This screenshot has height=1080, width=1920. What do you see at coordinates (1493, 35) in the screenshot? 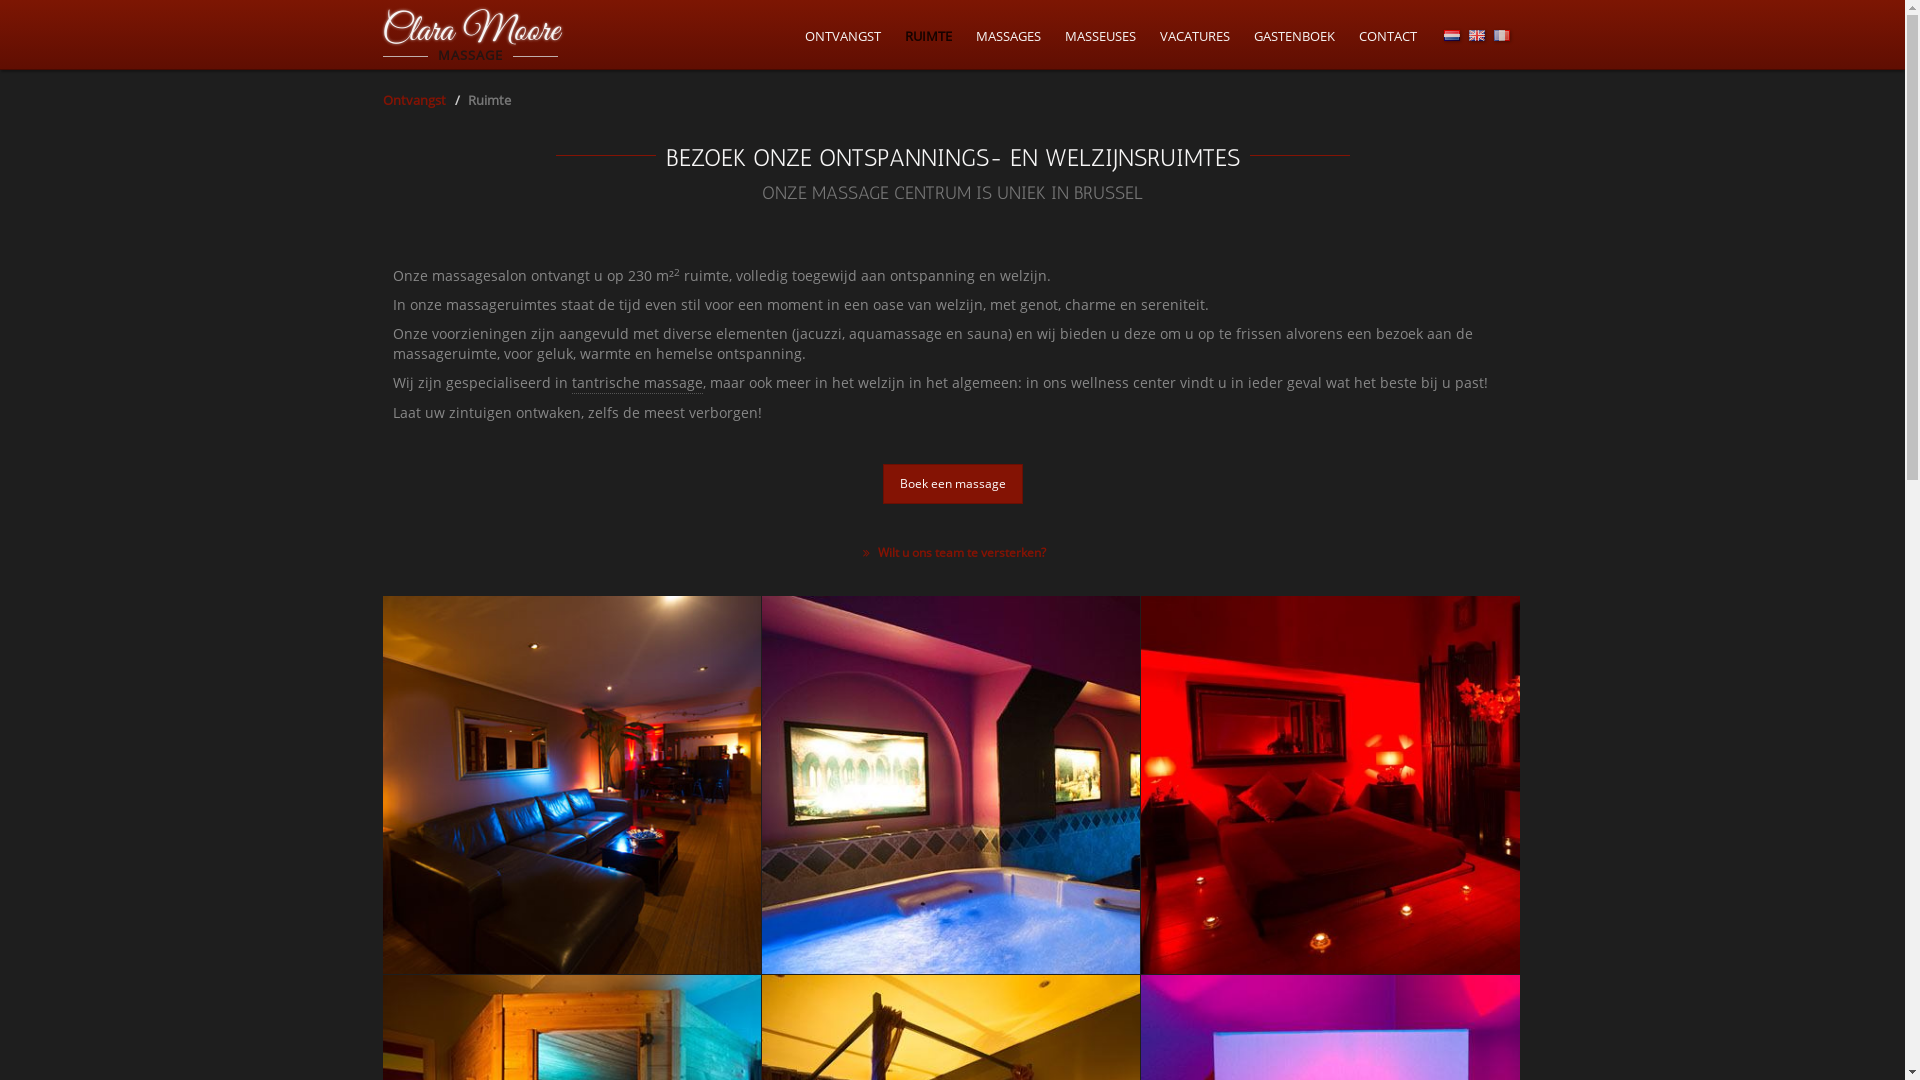
I see `'Website Franse versie'` at bounding box center [1493, 35].